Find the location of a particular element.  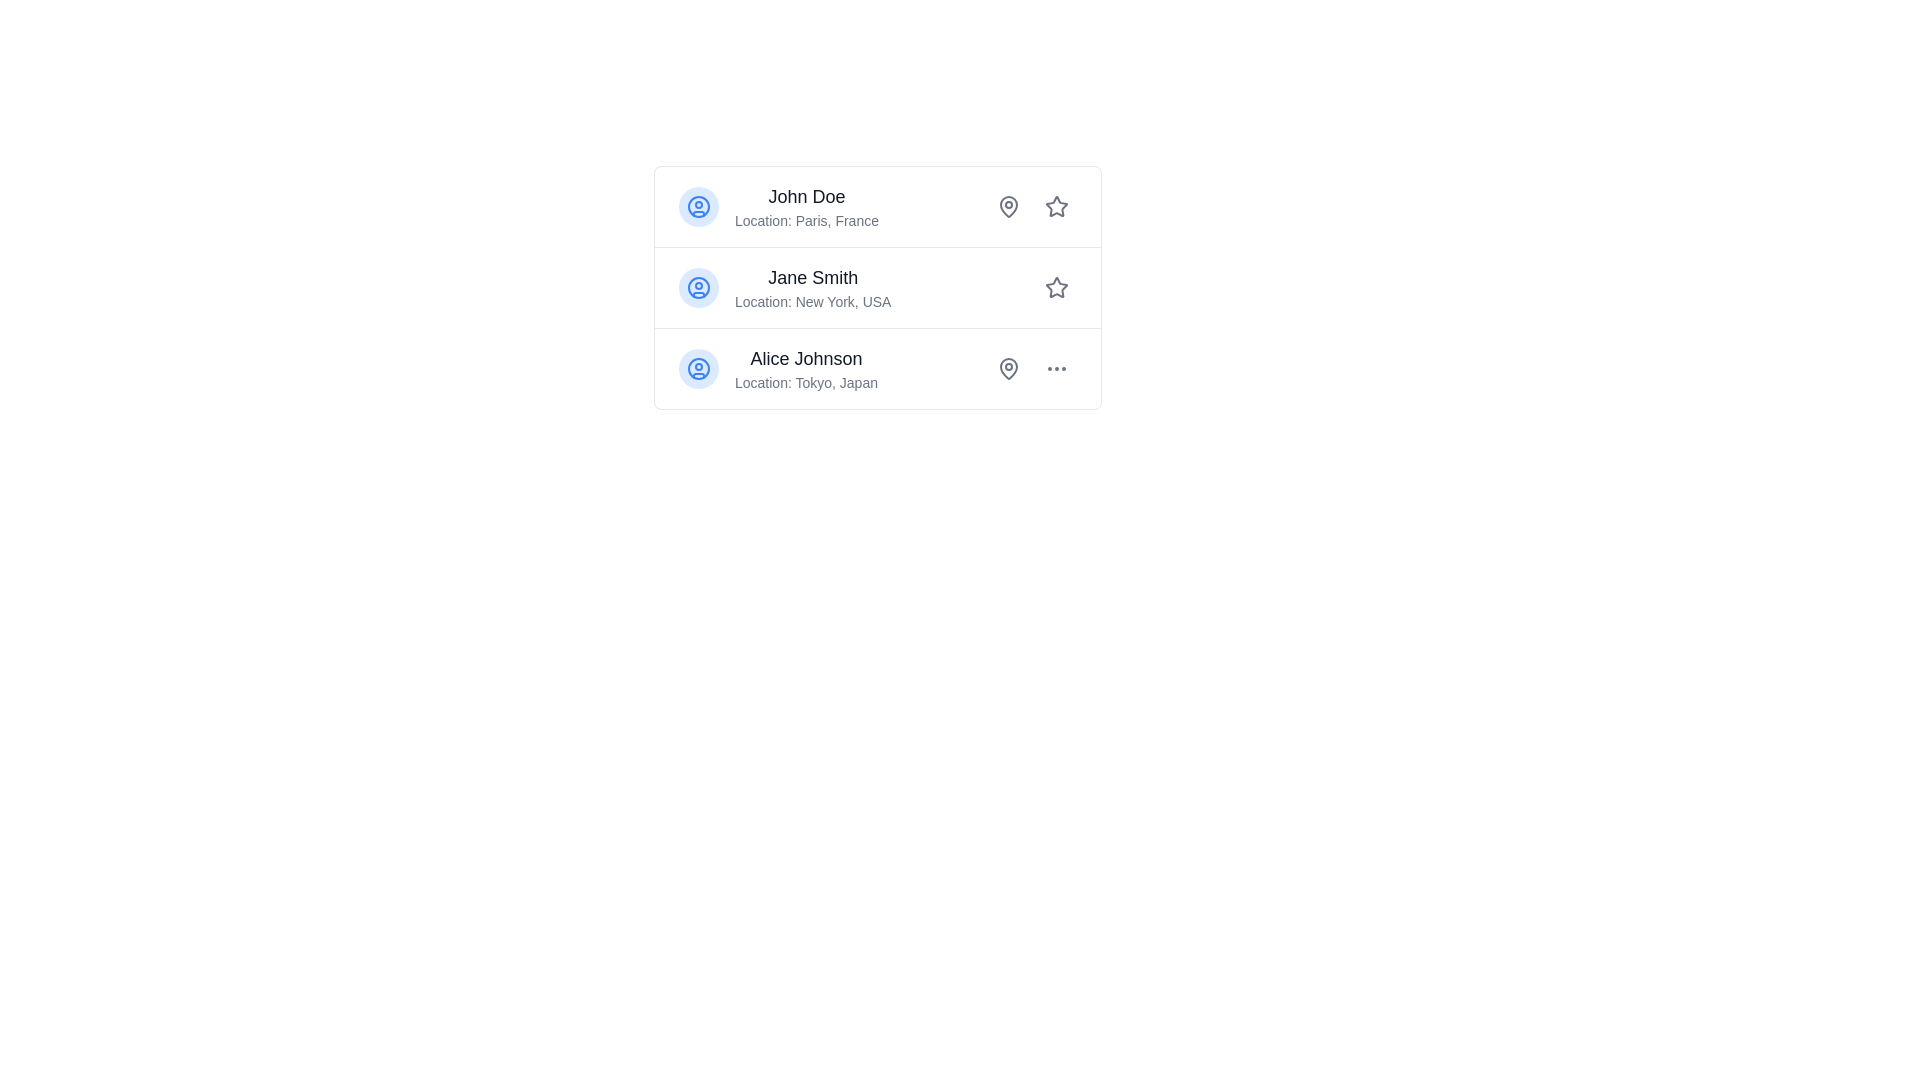

the text label displaying the name 'Alice Johnson' which is the primary textual attribute of the third profile item in the list is located at coordinates (806, 357).